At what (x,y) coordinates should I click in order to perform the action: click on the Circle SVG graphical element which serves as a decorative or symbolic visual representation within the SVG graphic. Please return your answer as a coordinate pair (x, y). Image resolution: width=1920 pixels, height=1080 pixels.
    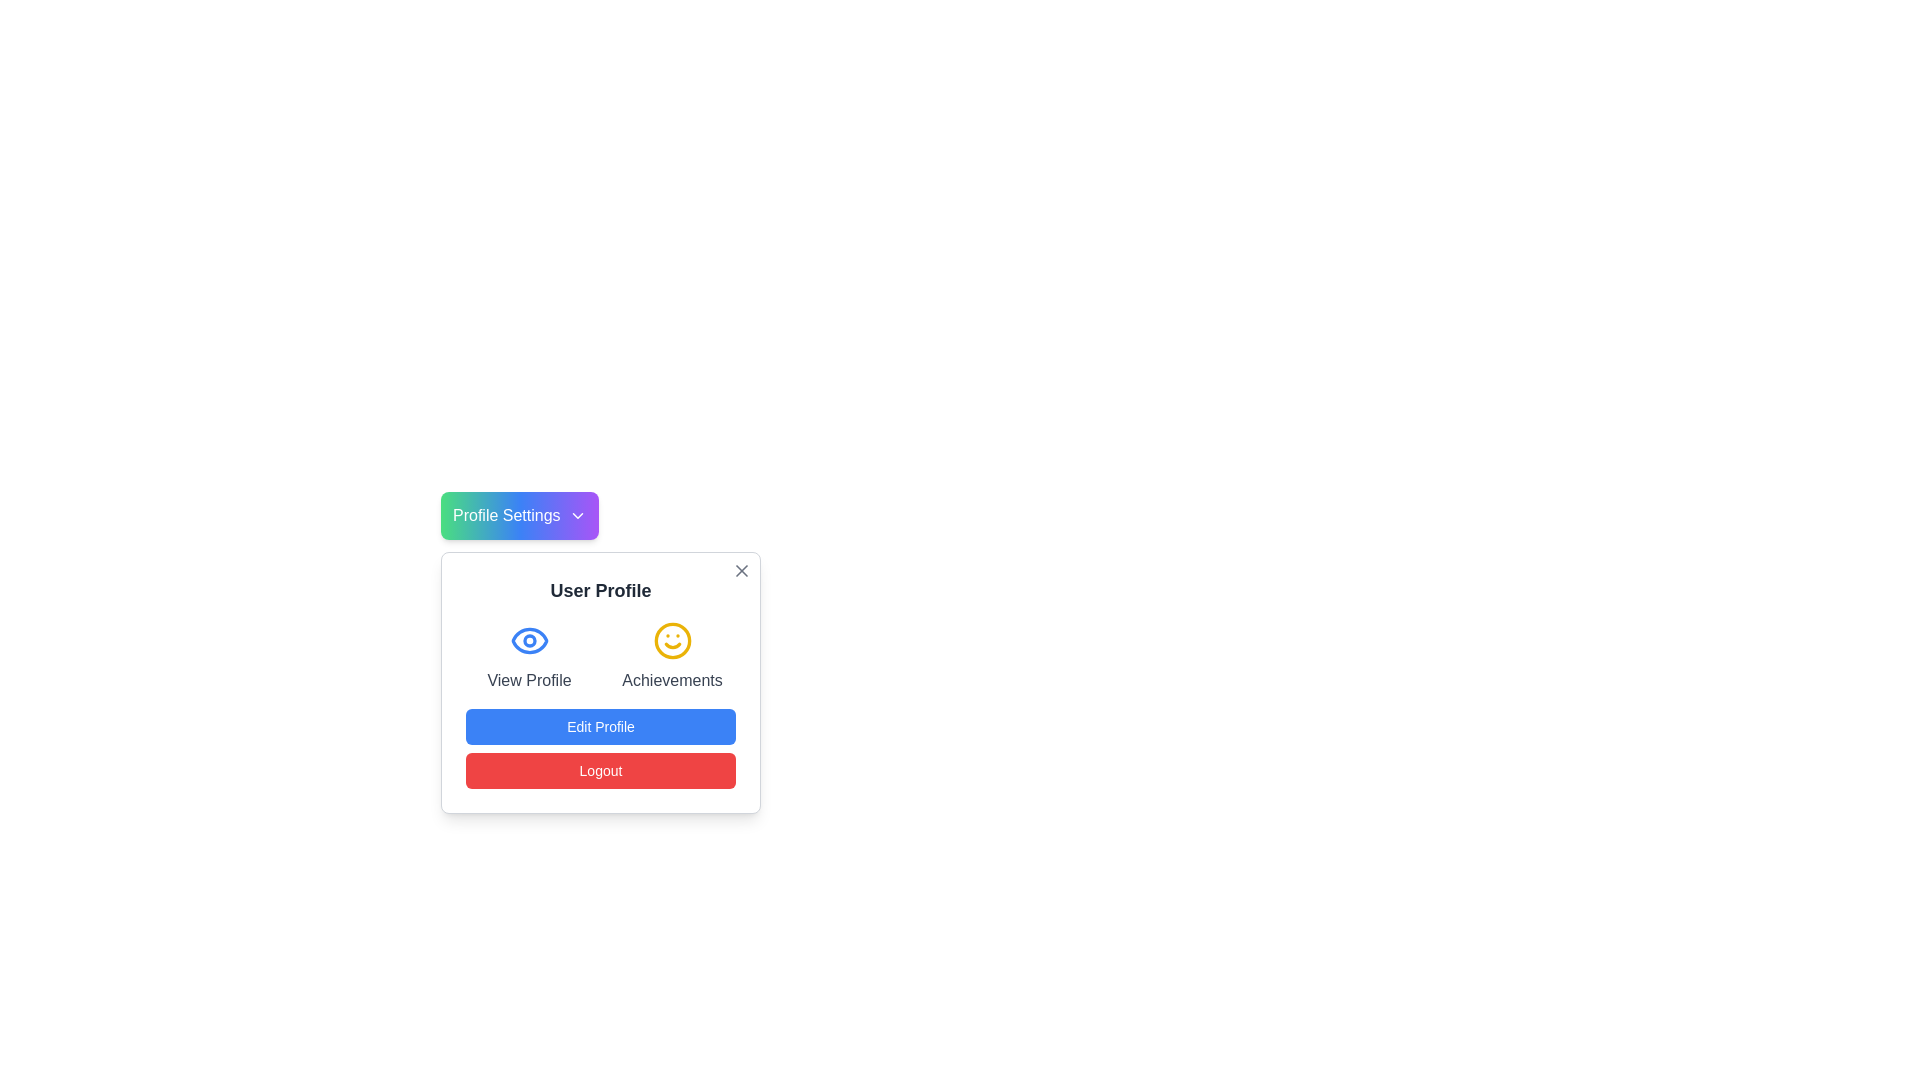
    Looking at the image, I should click on (529, 640).